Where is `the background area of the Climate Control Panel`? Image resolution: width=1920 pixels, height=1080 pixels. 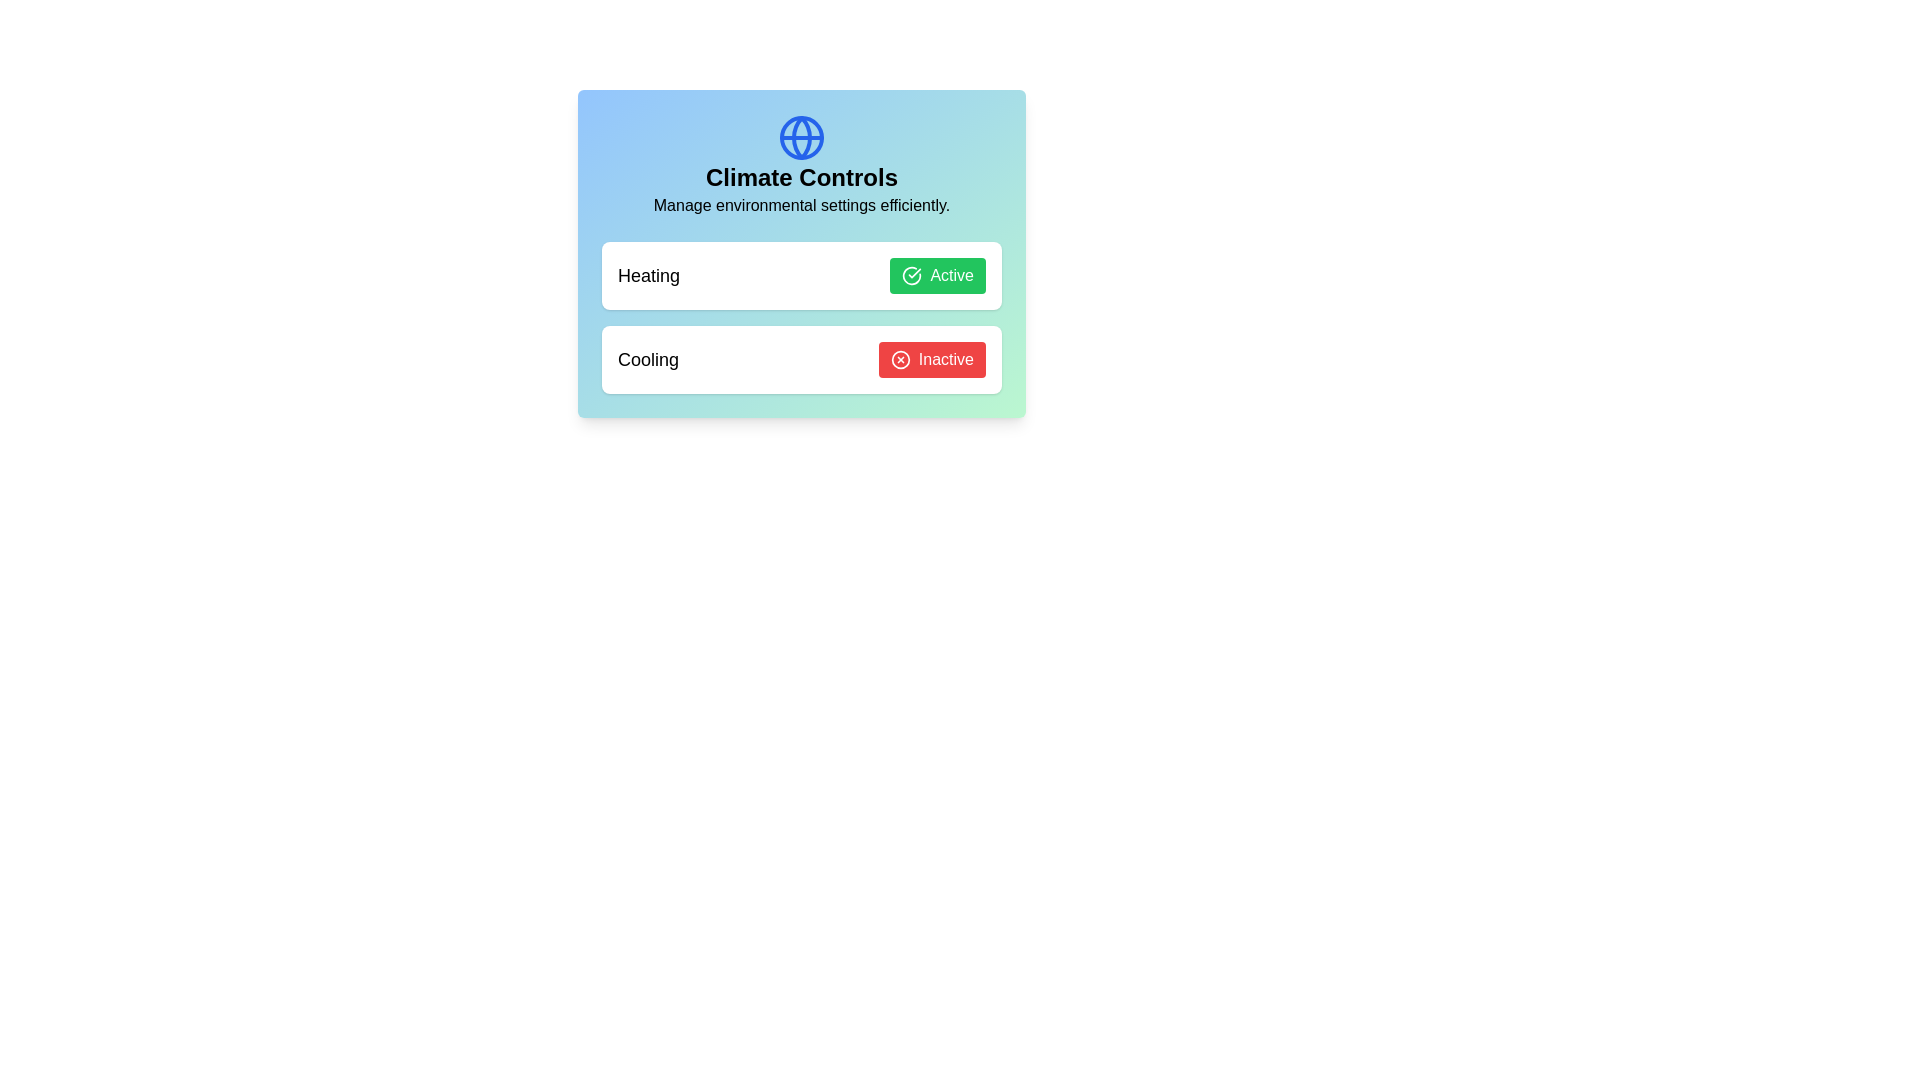
the background area of the Climate Control Panel is located at coordinates (499, 499).